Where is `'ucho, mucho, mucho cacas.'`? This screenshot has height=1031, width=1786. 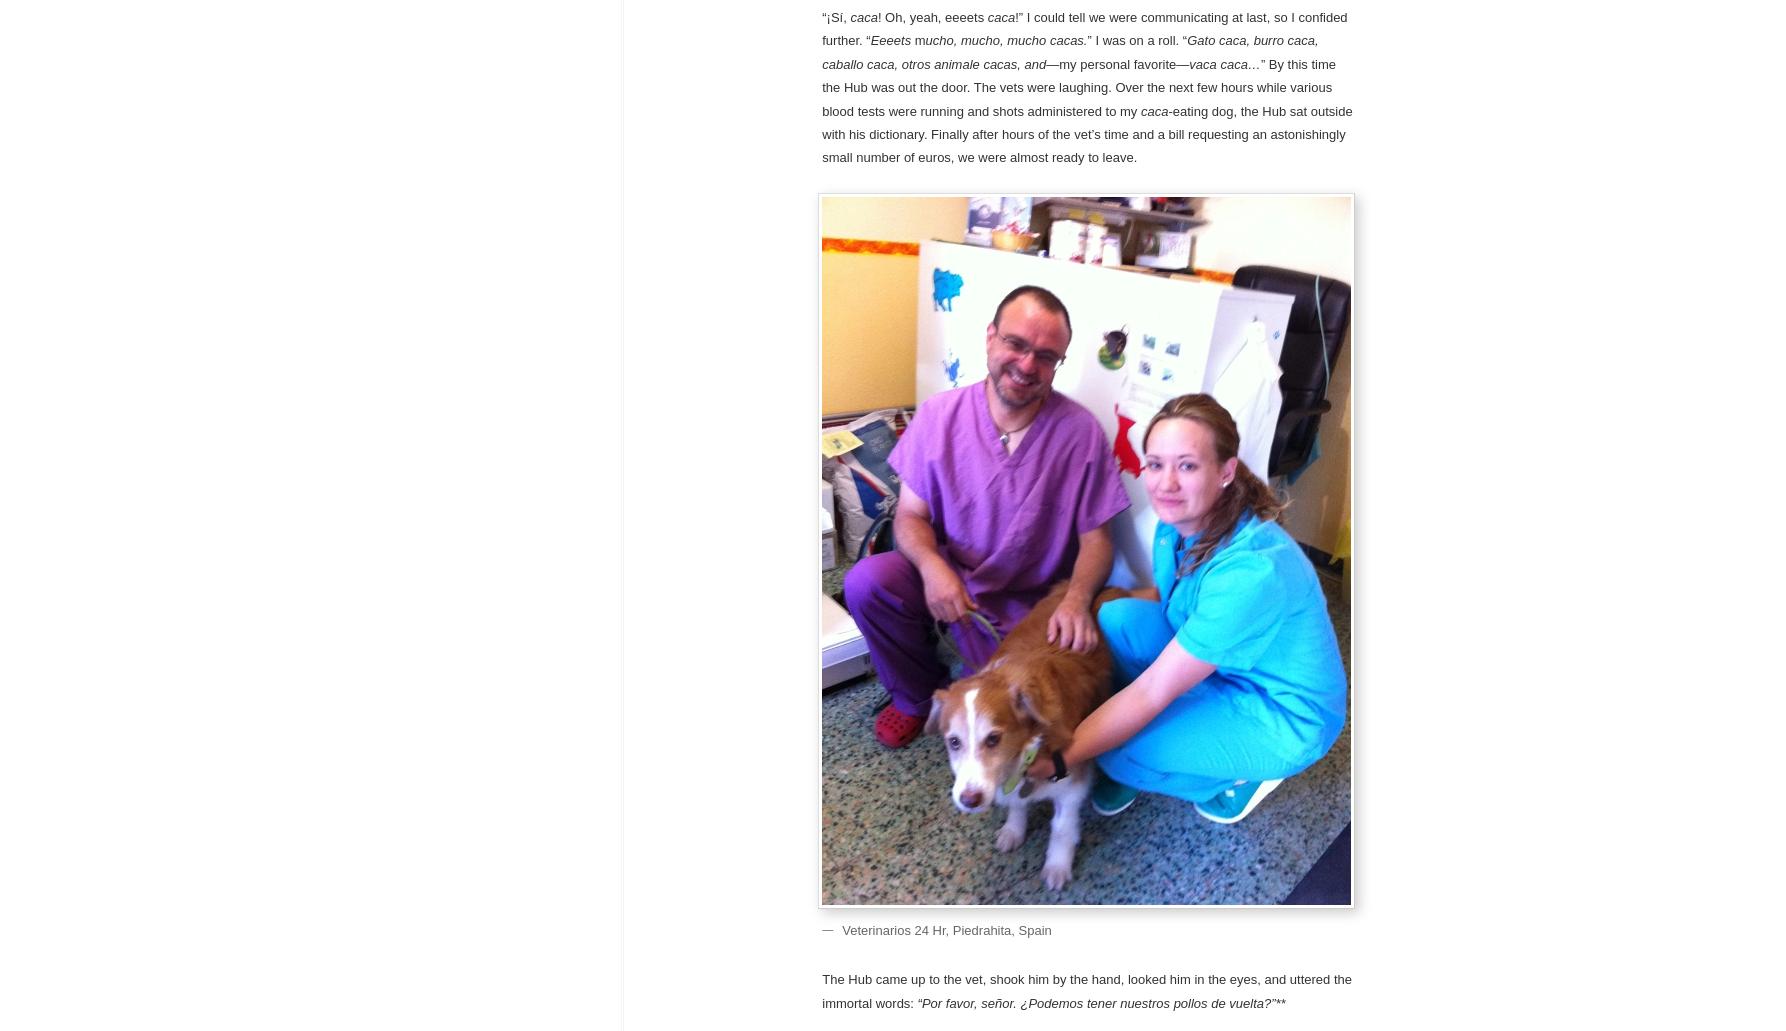
'ucho, mucho, mucho cacas.' is located at coordinates (1006, 40).